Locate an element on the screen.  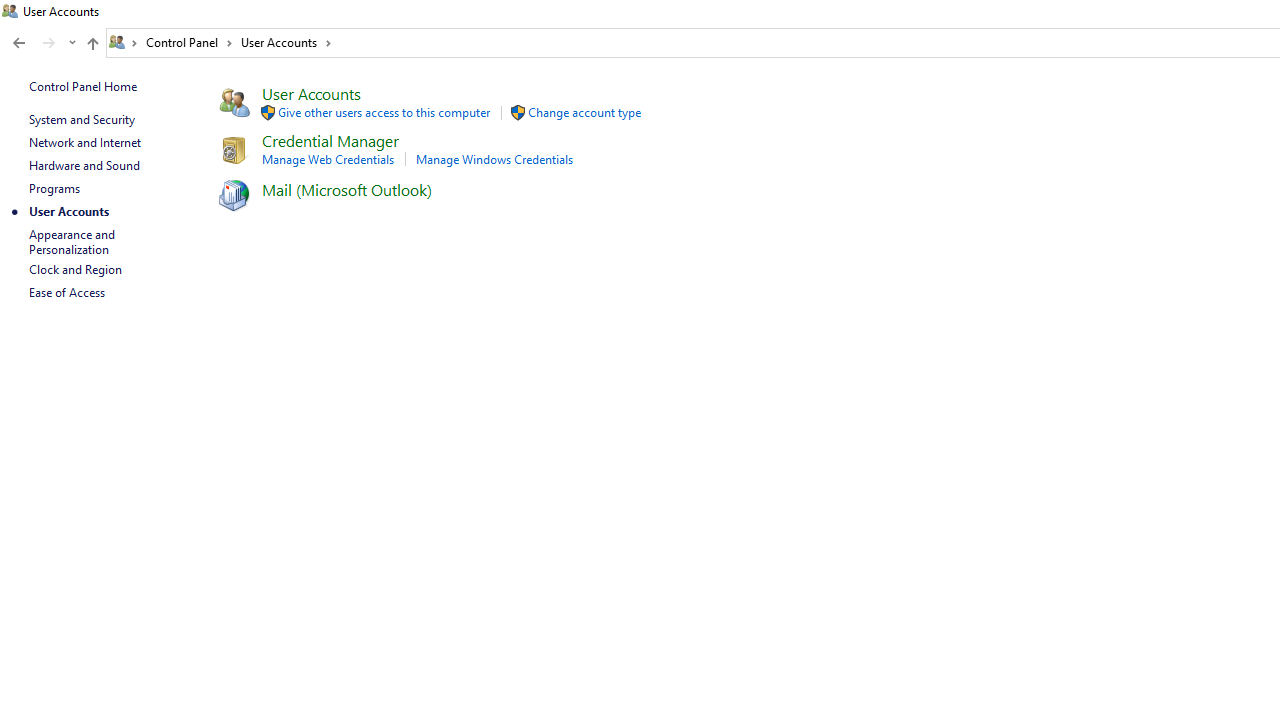
'Ease of Access' is located at coordinates (67, 292).